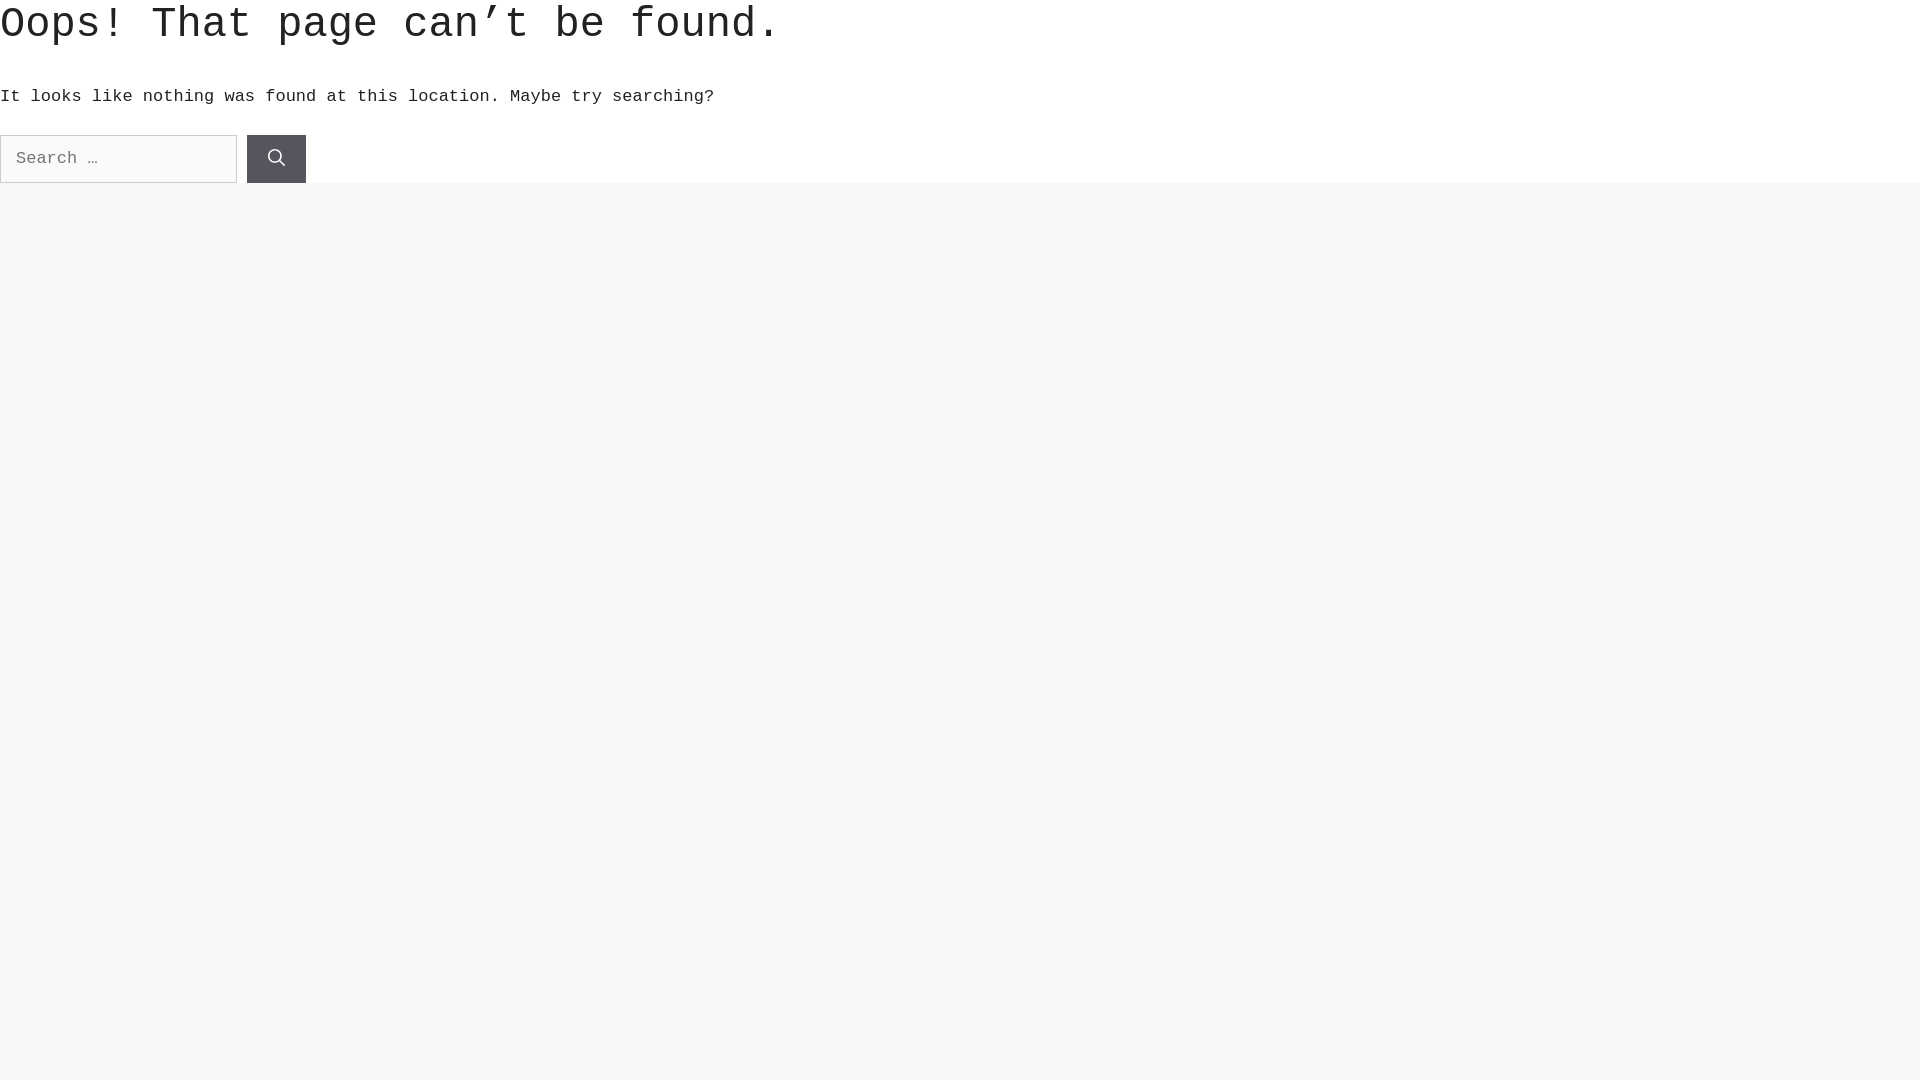 Image resolution: width=1920 pixels, height=1080 pixels. What do you see at coordinates (117, 157) in the screenshot?
I see `'Search for:'` at bounding box center [117, 157].